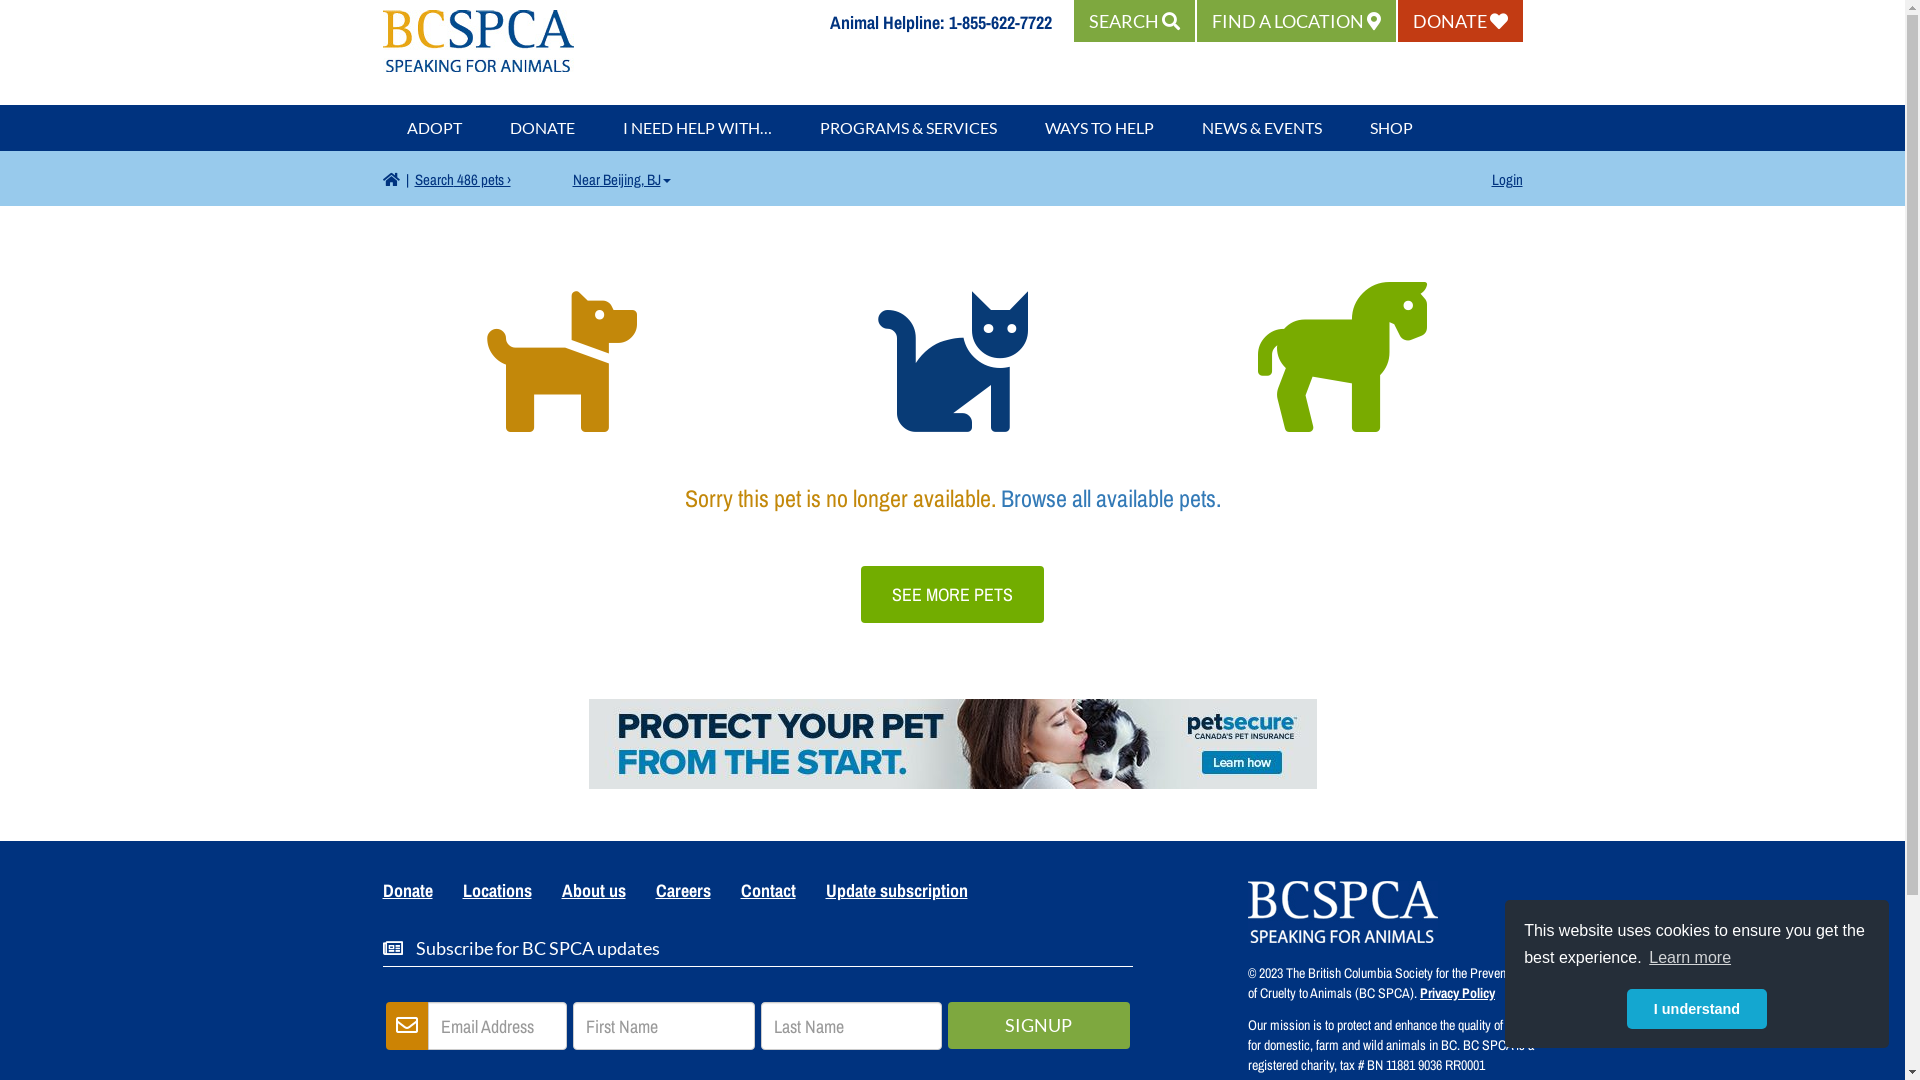 This screenshot has width=1920, height=1080. I want to click on 'ADOPT', so click(432, 127).